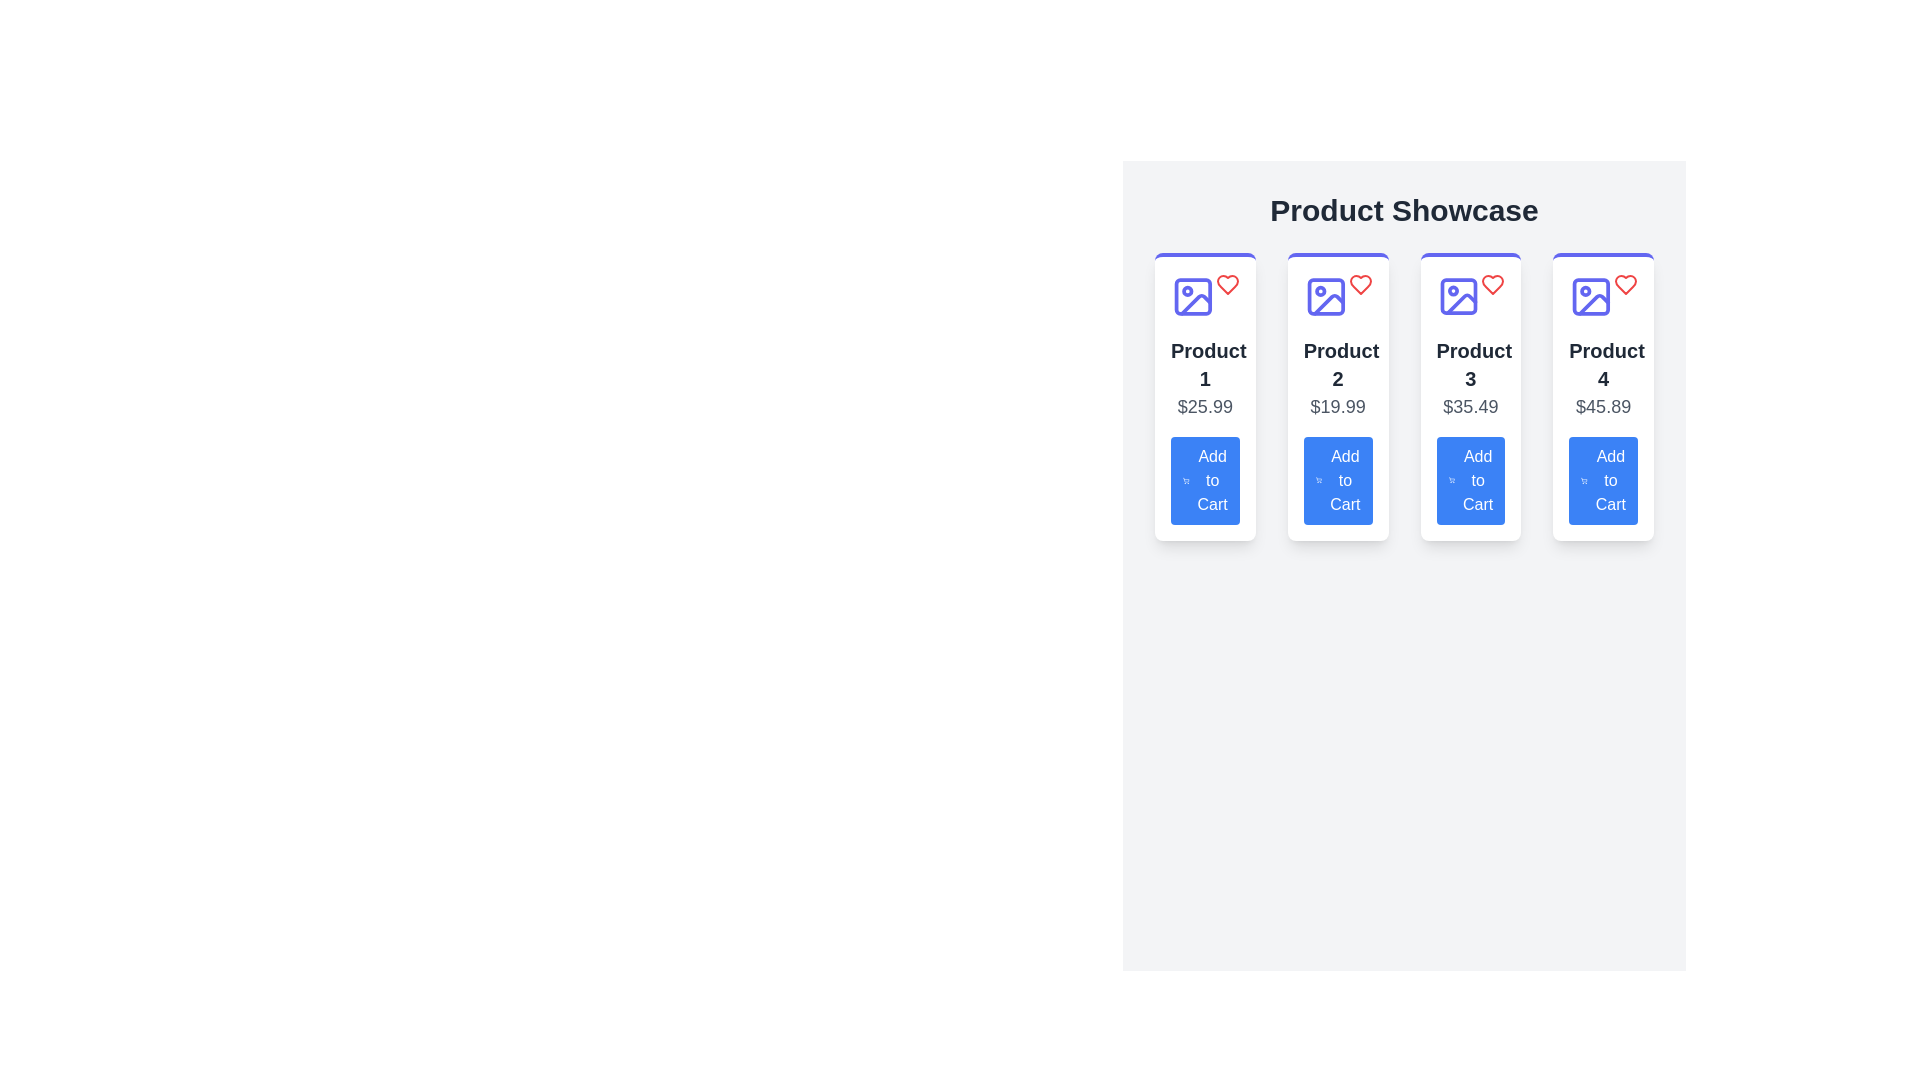 This screenshot has height=1080, width=1920. I want to click on the text label displaying 'Product 2' which is centrally located above its corresponding price within the second product card, so click(1338, 365).